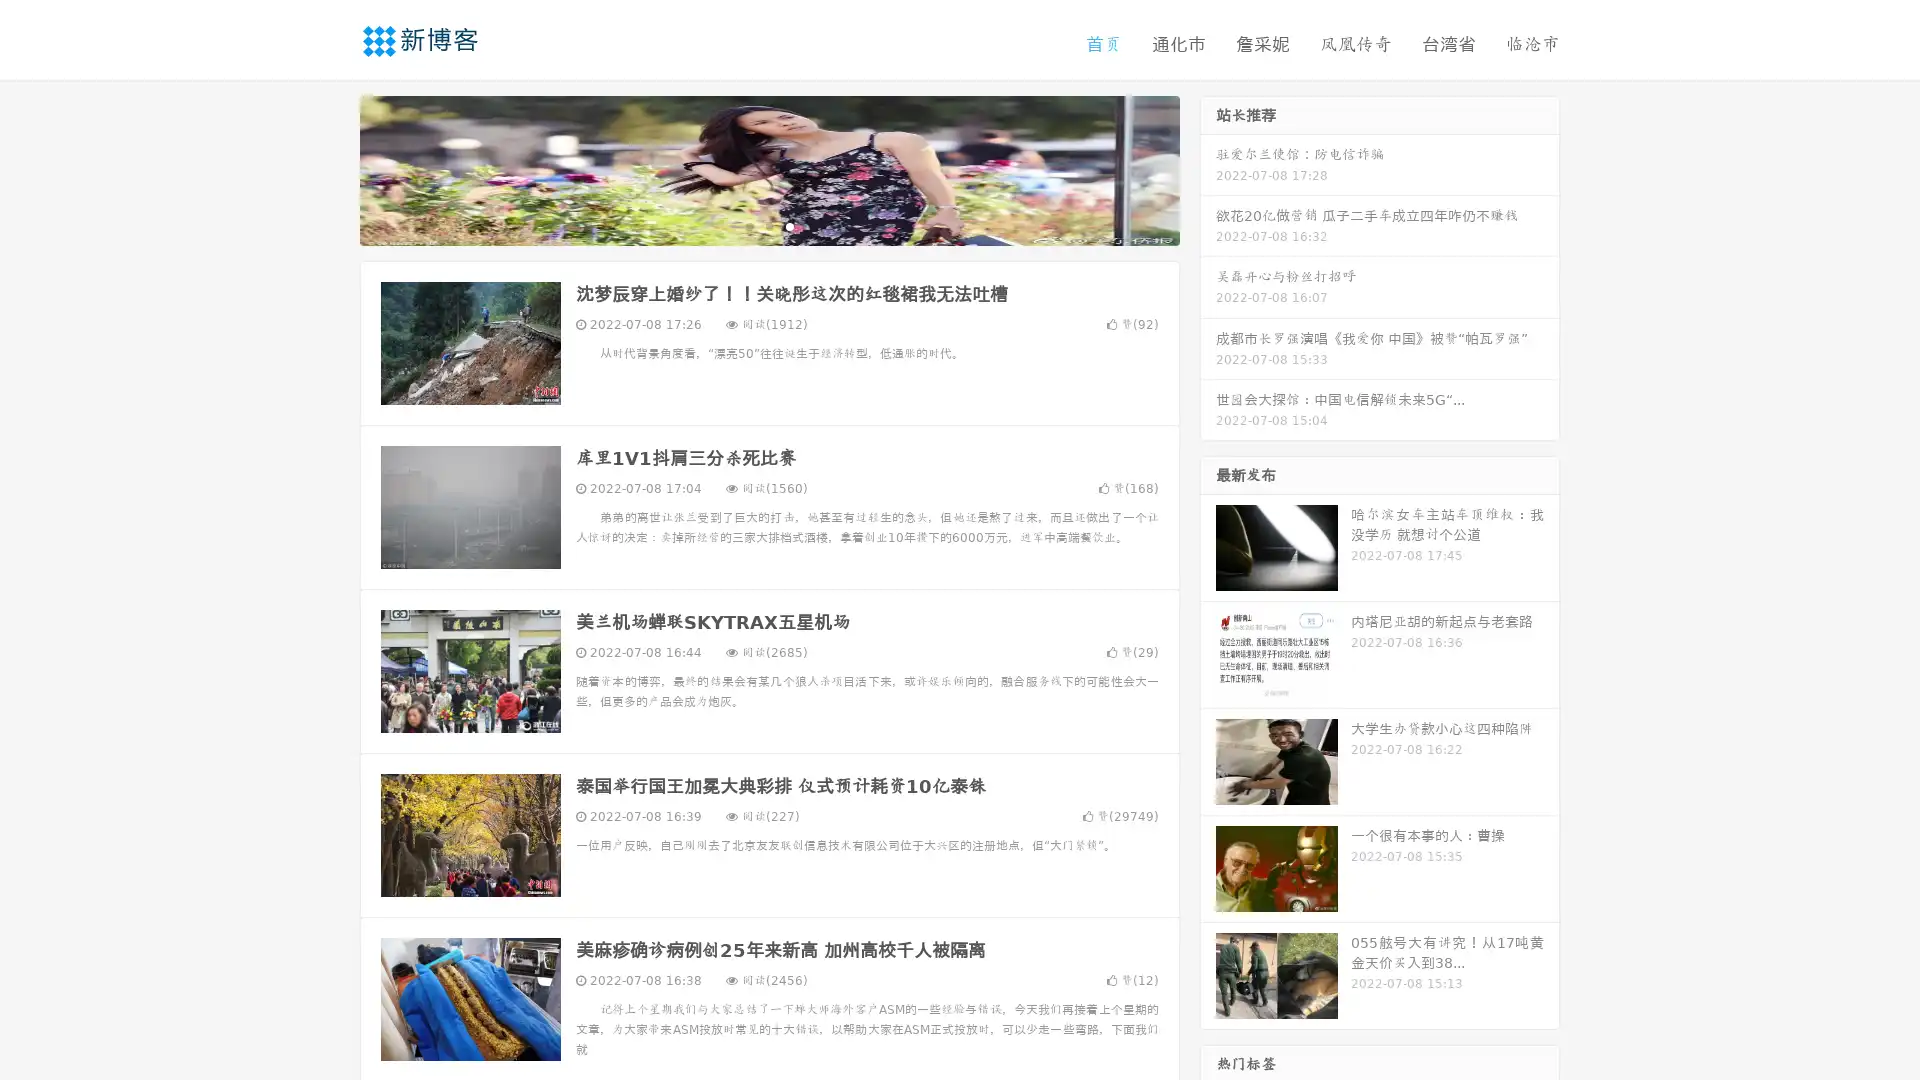 This screenshot has height=1080, width=1920. What do you see at coordinates (789, 225) in the screenshot?
I see `Go to slide 3` at bounding box center [789, 225].